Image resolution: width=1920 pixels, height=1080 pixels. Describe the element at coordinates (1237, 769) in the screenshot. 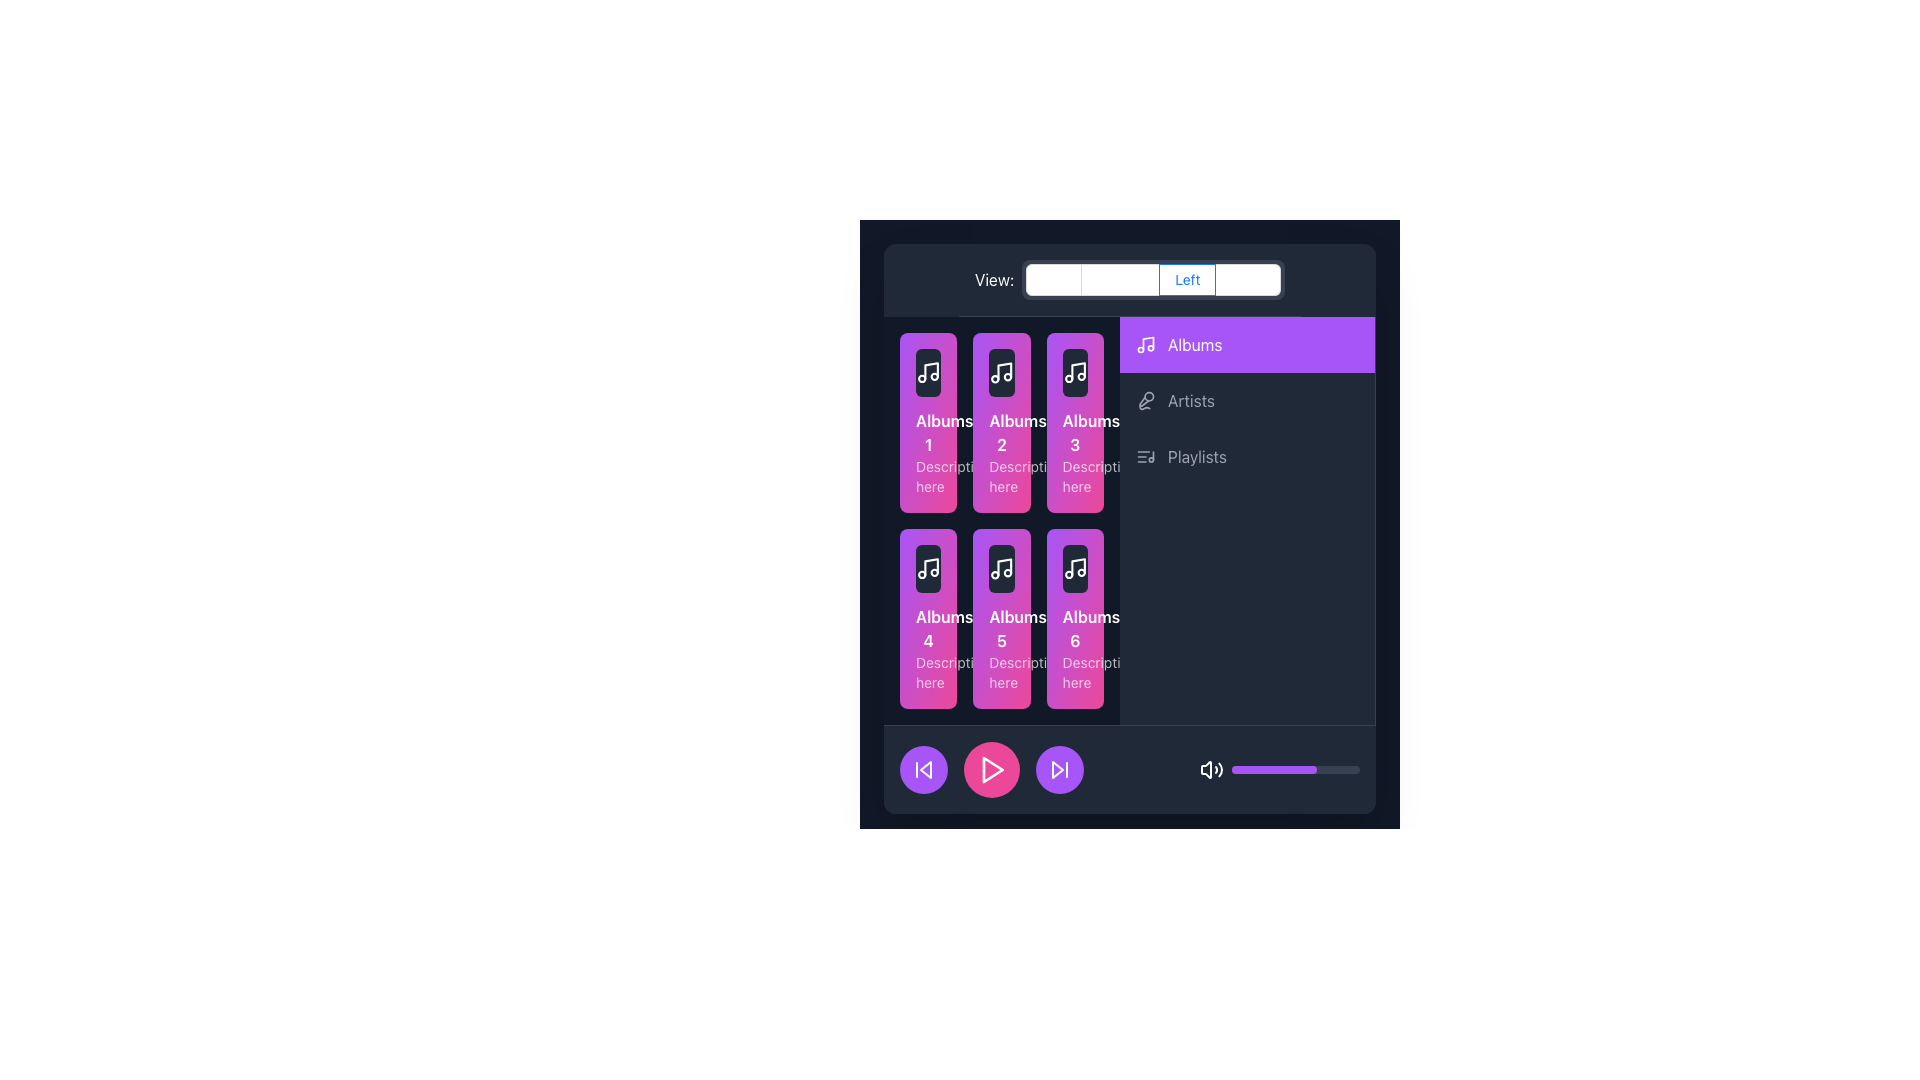

I see `the slider` at that location.